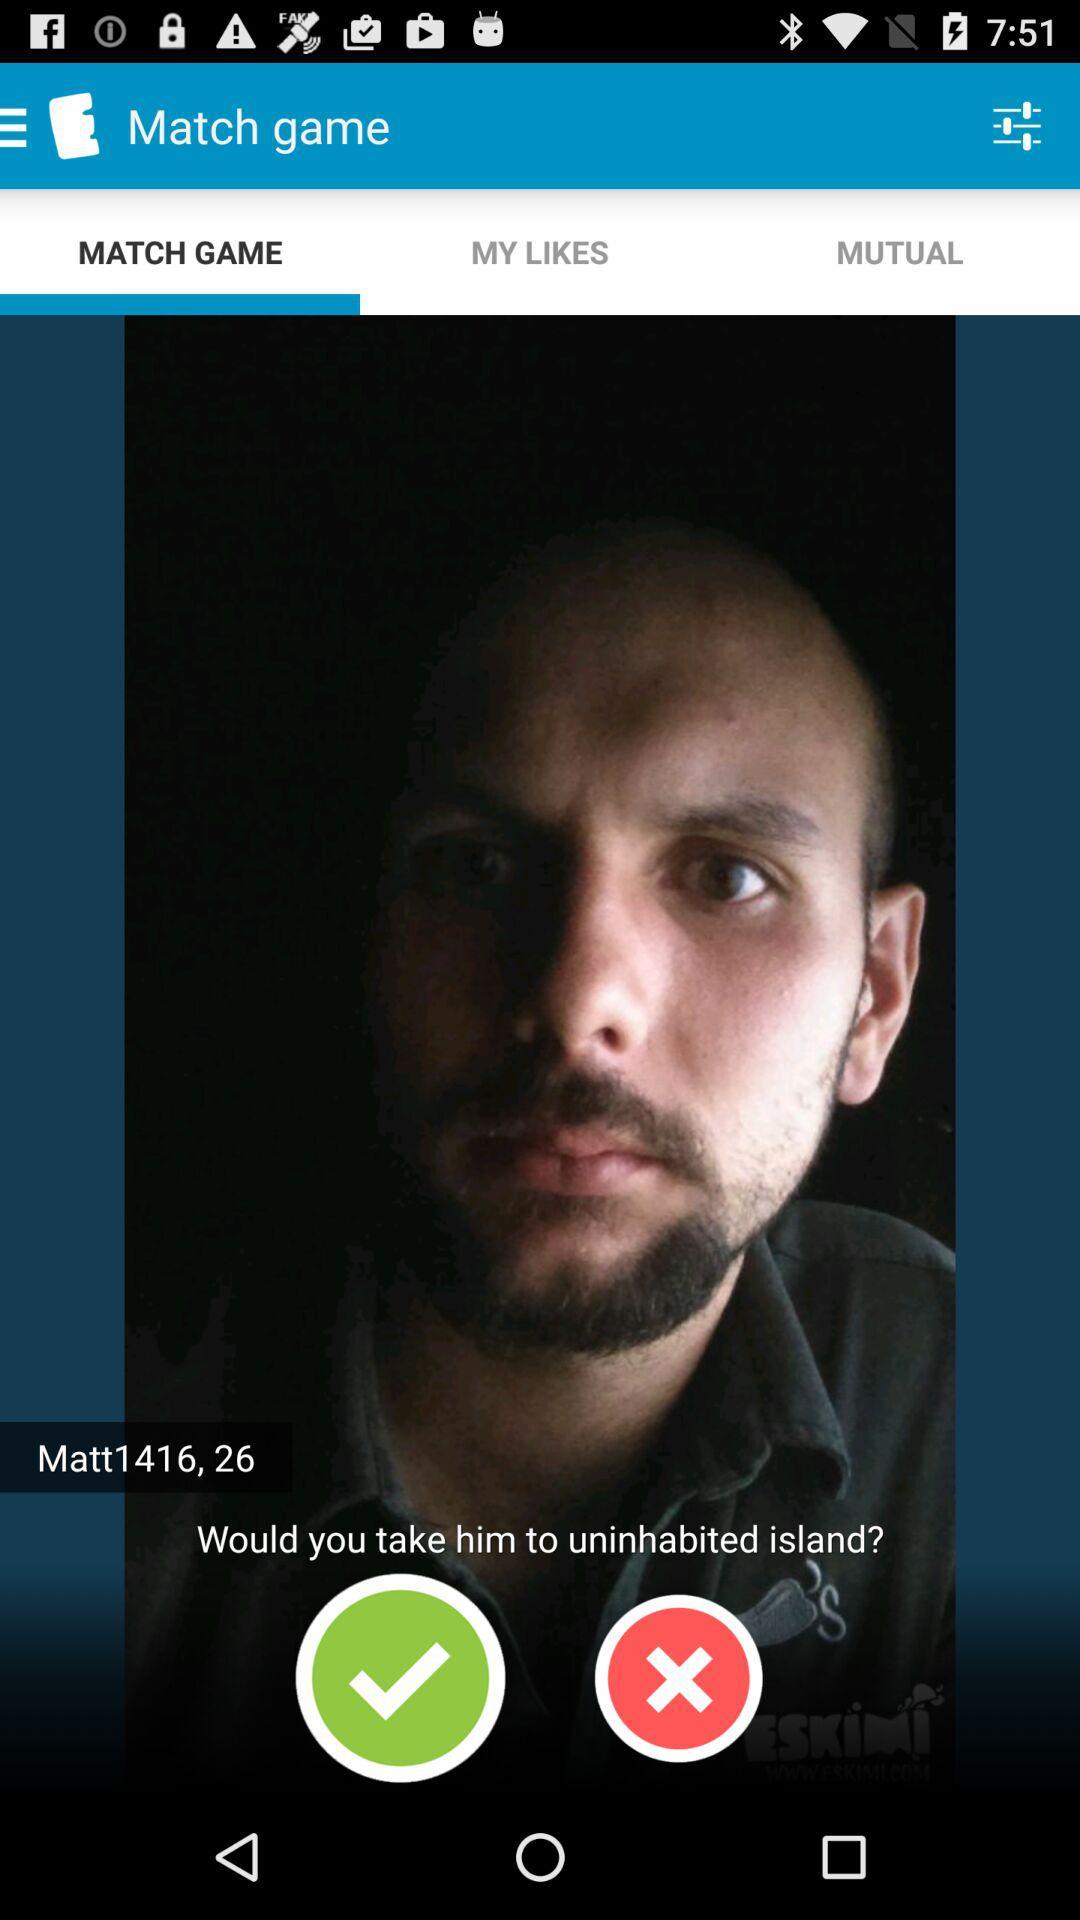 The image size is (1080, 1920). Describe the element at coordinates (1017, 124) in the screenshot. I see `item above the mutual` at that location.